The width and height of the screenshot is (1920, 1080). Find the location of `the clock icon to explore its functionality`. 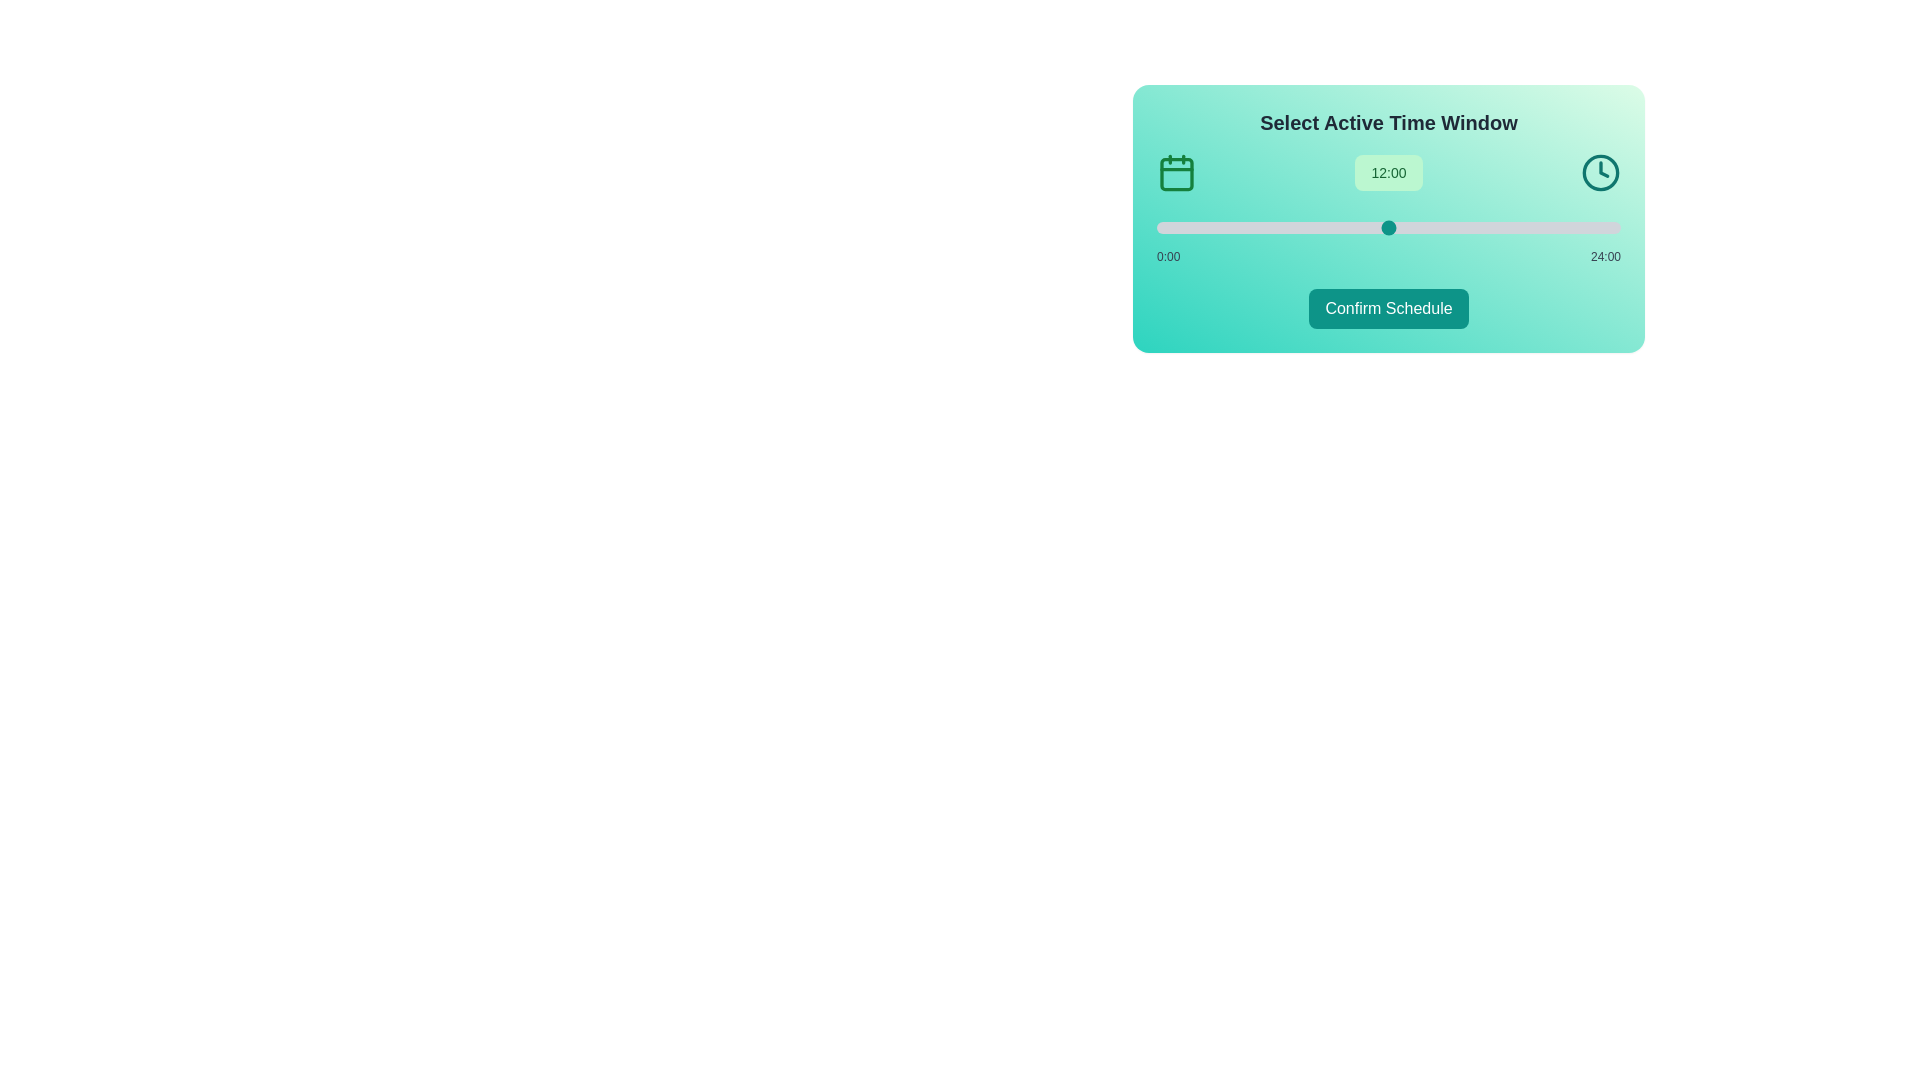

the clock icon to explore its functionality is located at coordinates (1598, 172).